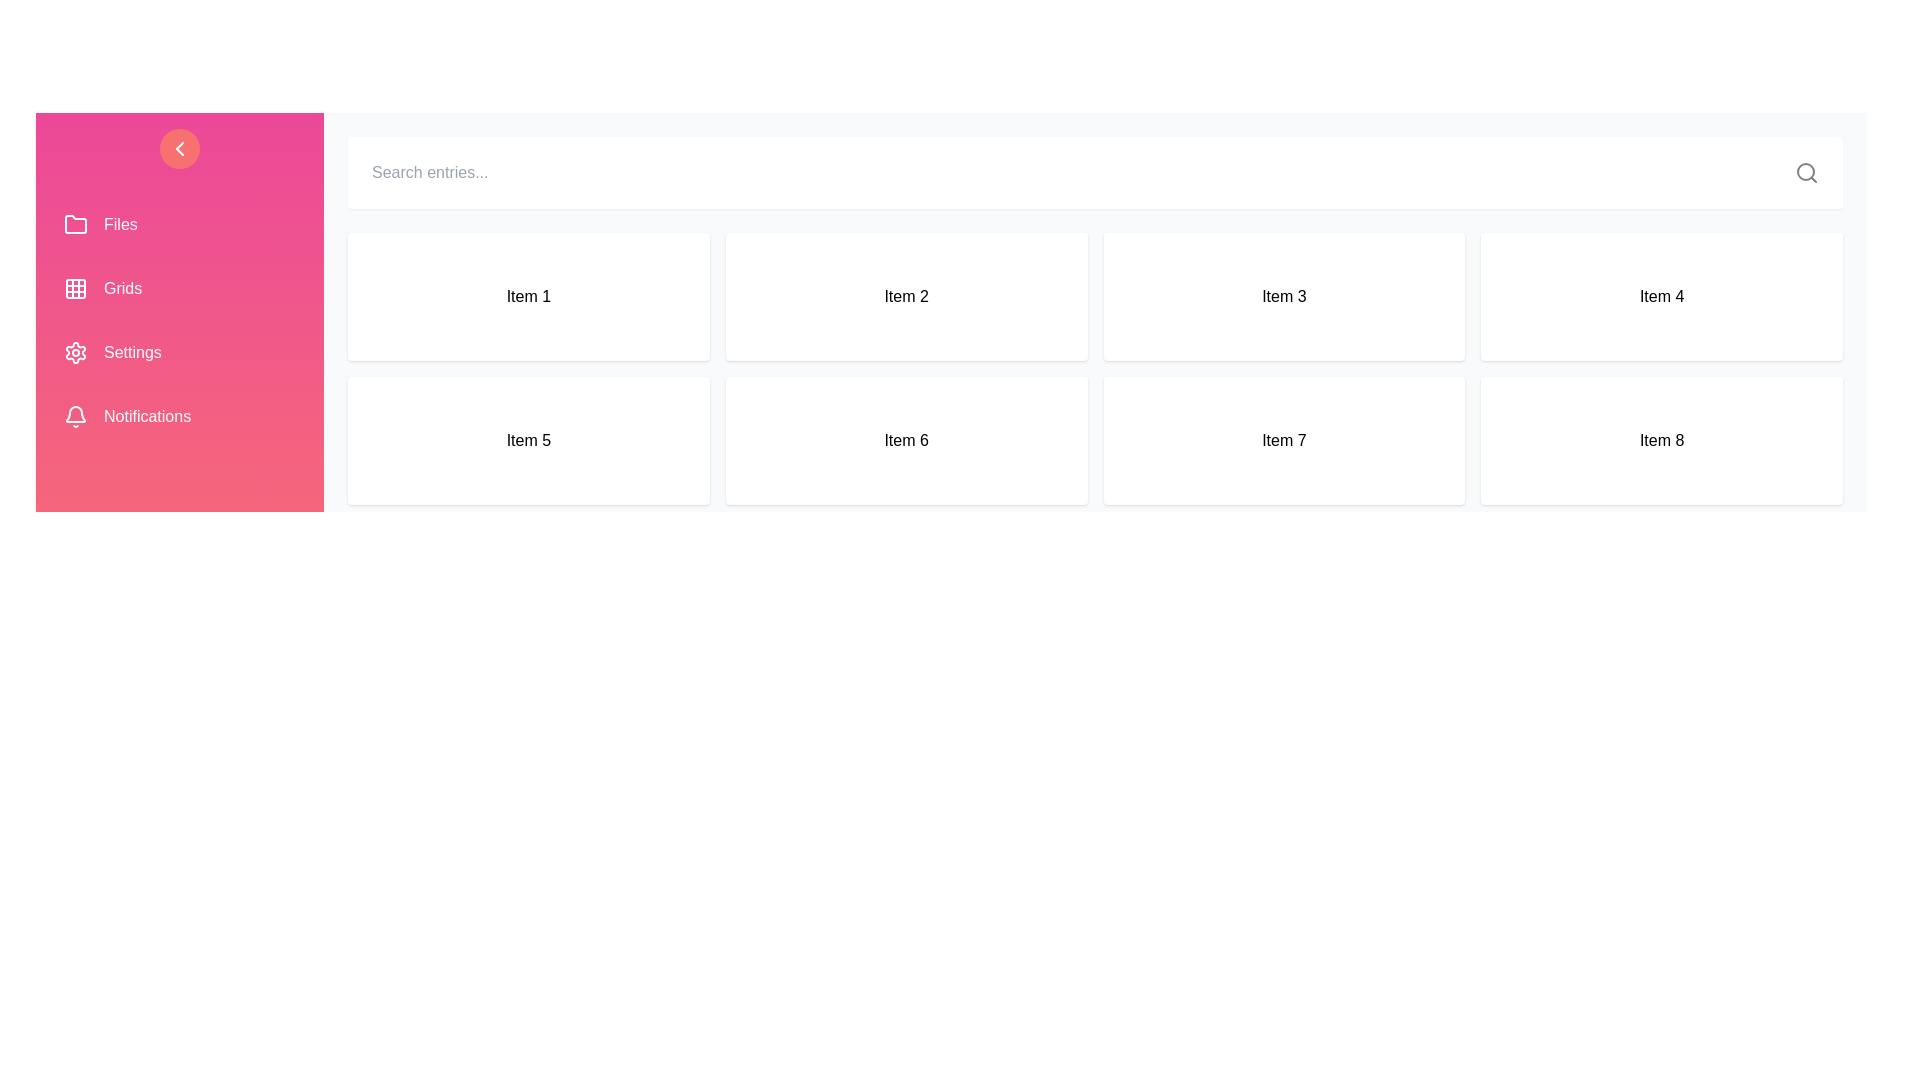 This screenshot has width=1920, height=1080. Describe the element at coordinates (180, 224) in the screenshot. I see `the menu item Files in the side drawer` at that location.